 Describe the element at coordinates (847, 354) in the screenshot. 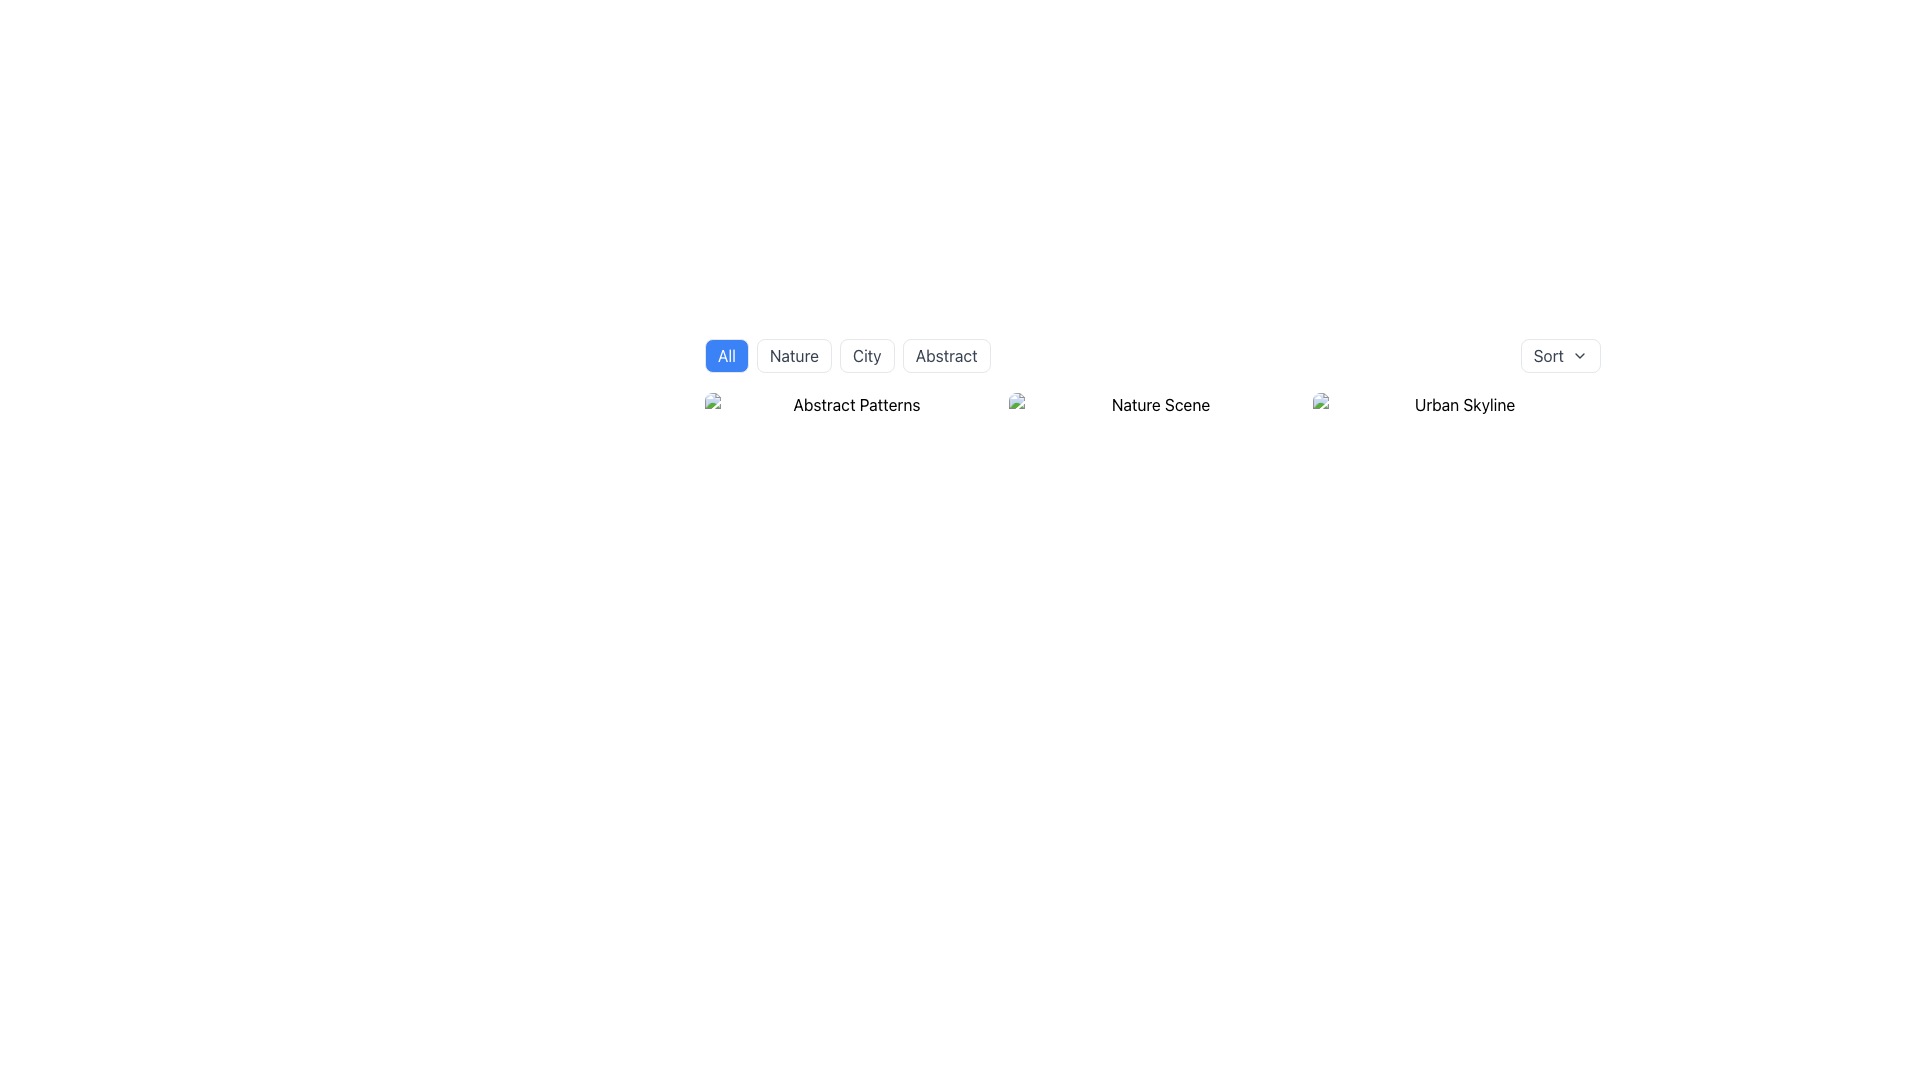

I see `the 'All' button in the filter/navigation menu, which allows users to select between categories such as 'Nature', 'City', and 'Abstract'` at that location.